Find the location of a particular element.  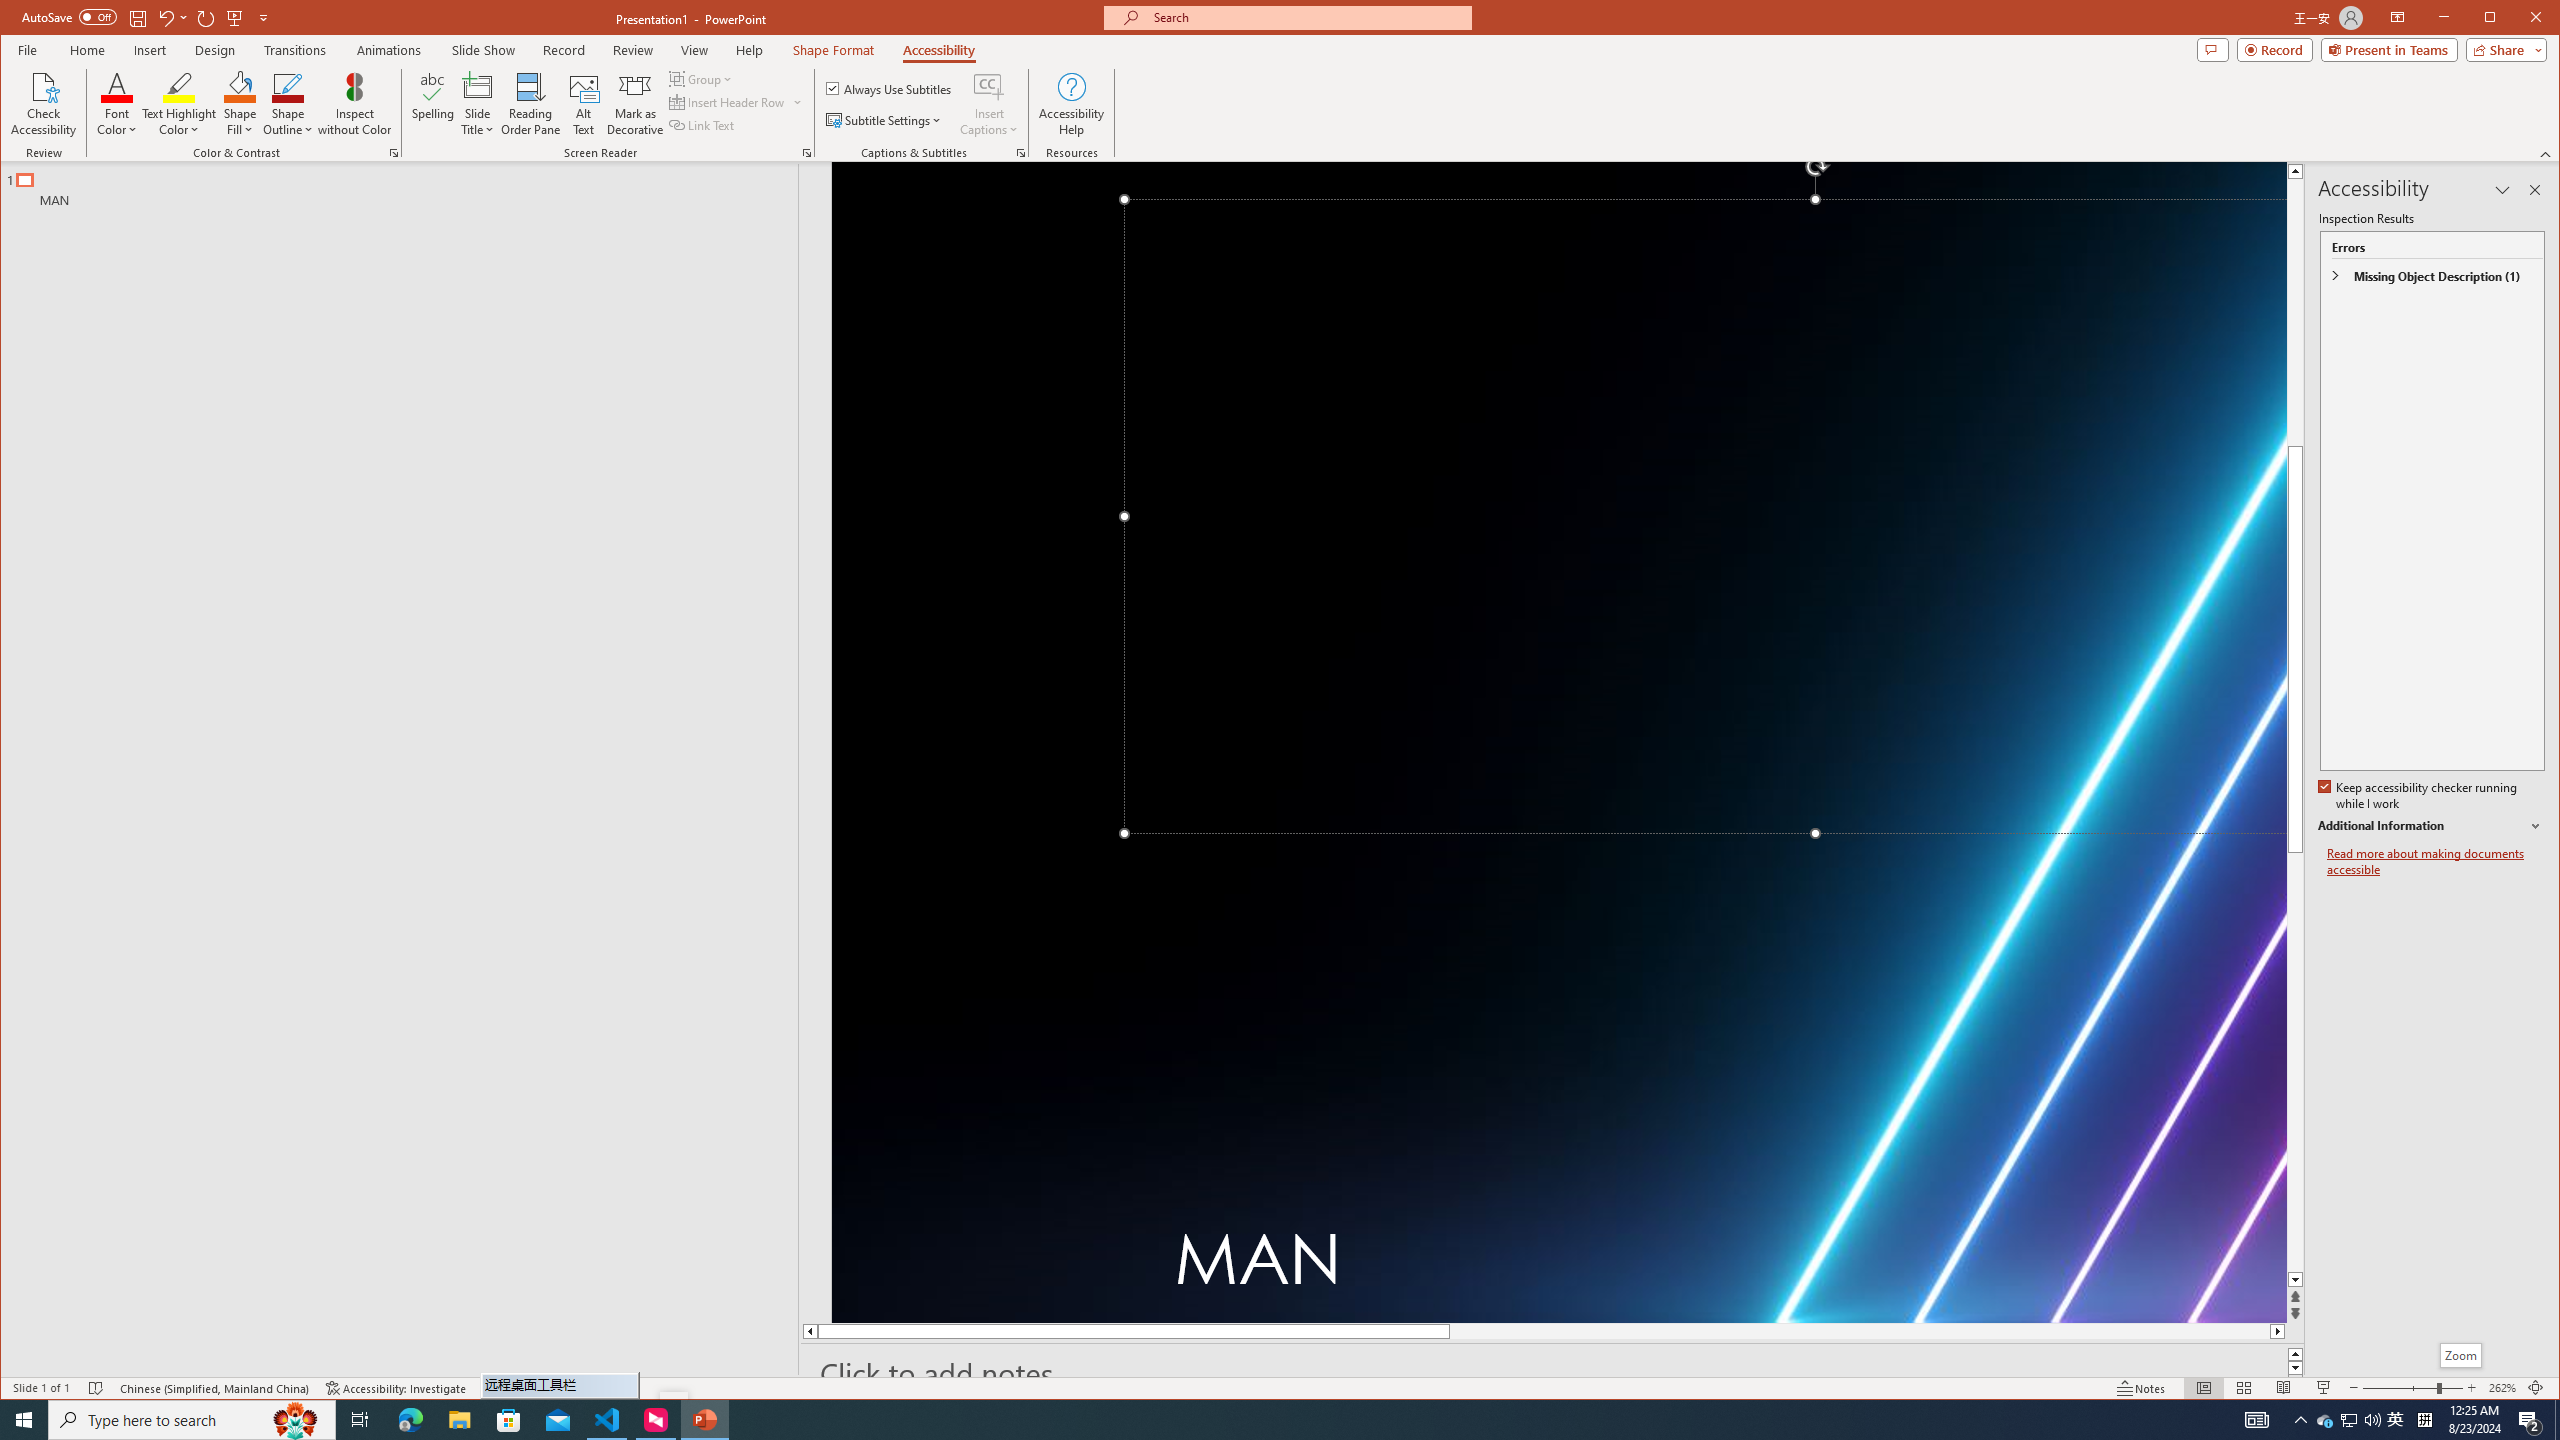

'Start' is located at coordinates (24, 1418).